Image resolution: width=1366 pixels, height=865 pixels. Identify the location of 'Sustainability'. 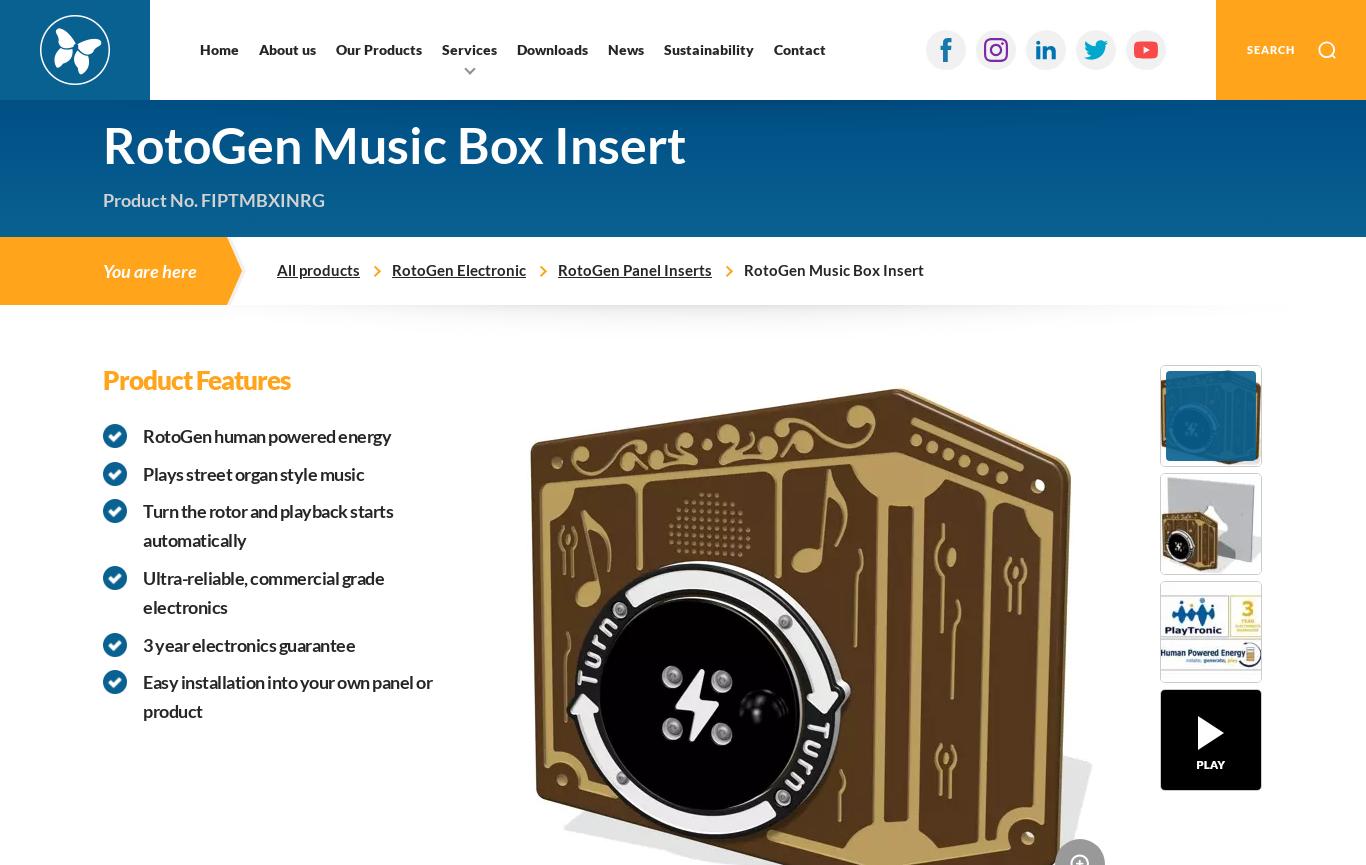
(708, 49).